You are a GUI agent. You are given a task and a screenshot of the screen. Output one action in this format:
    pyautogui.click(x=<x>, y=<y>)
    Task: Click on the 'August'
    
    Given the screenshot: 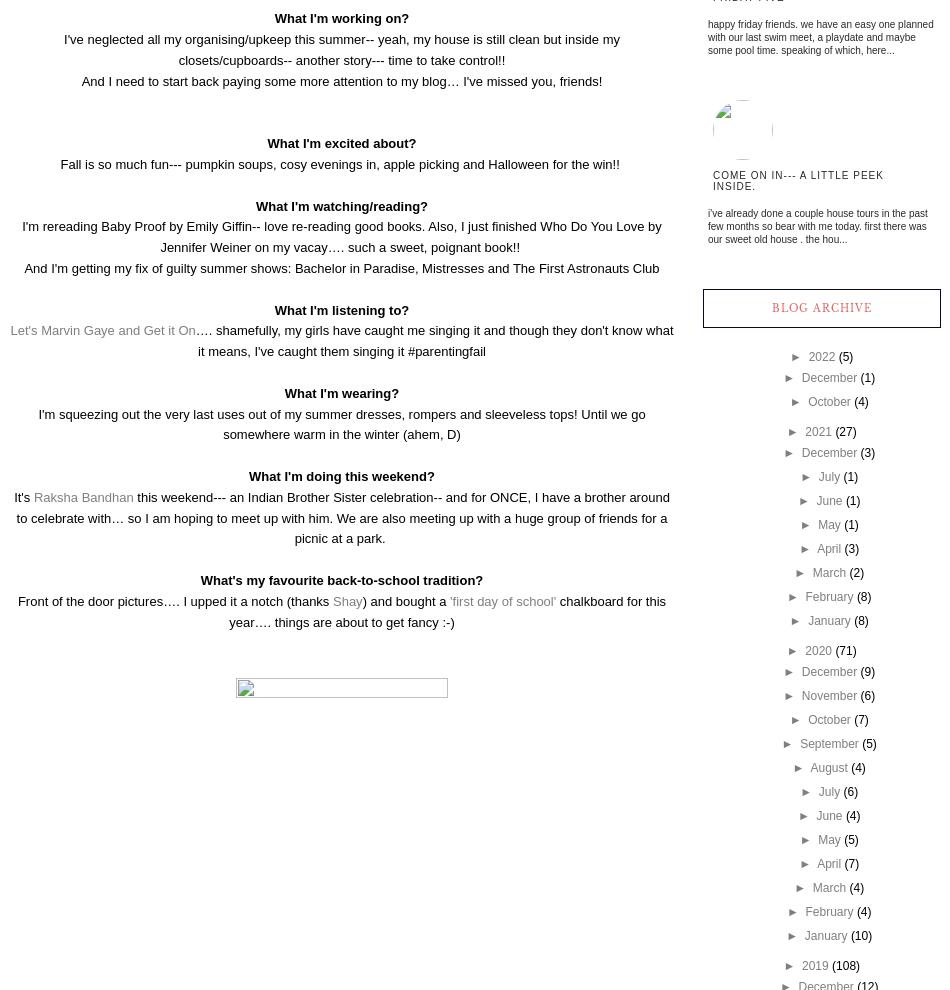 What is the action you would take?
    pyautogui.click(x=827, y=768)
    